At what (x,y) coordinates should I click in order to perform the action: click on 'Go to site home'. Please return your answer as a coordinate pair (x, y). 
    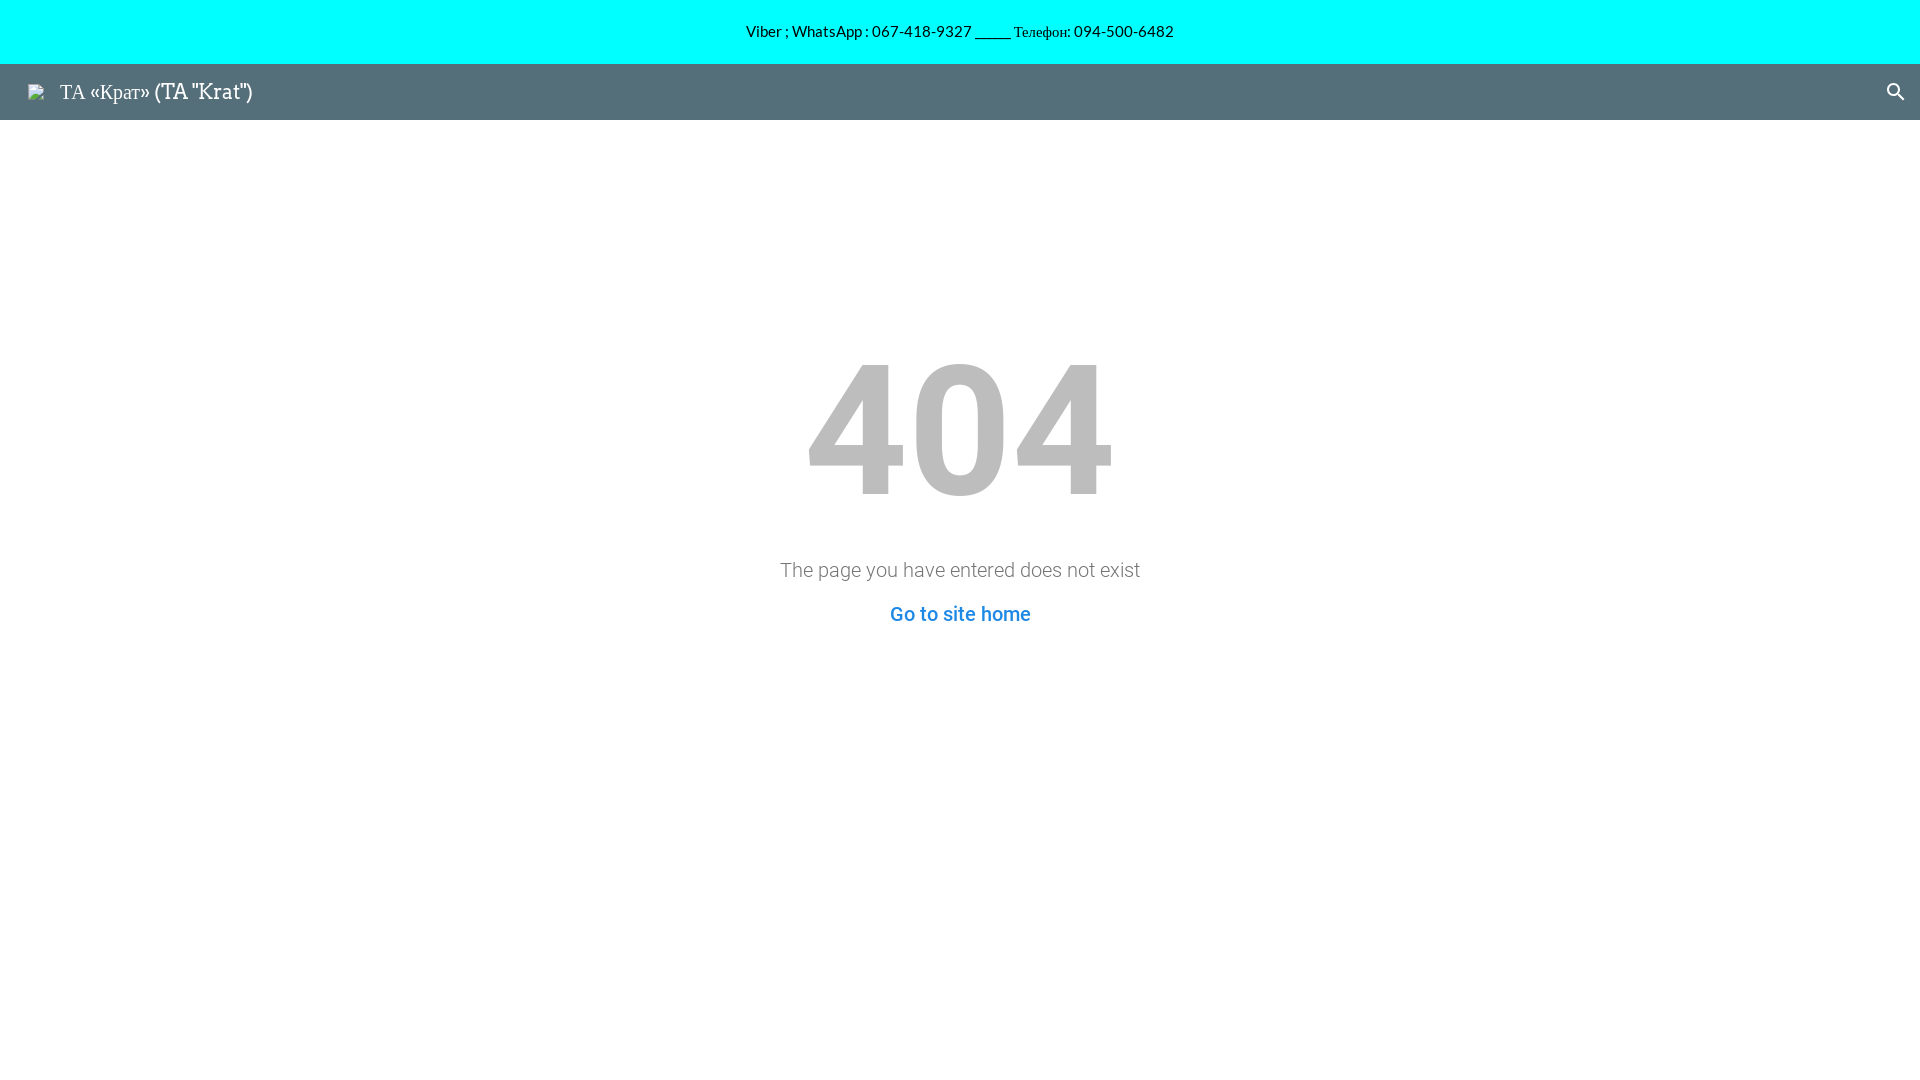
    Looking at the image, I should click on (960, 612).